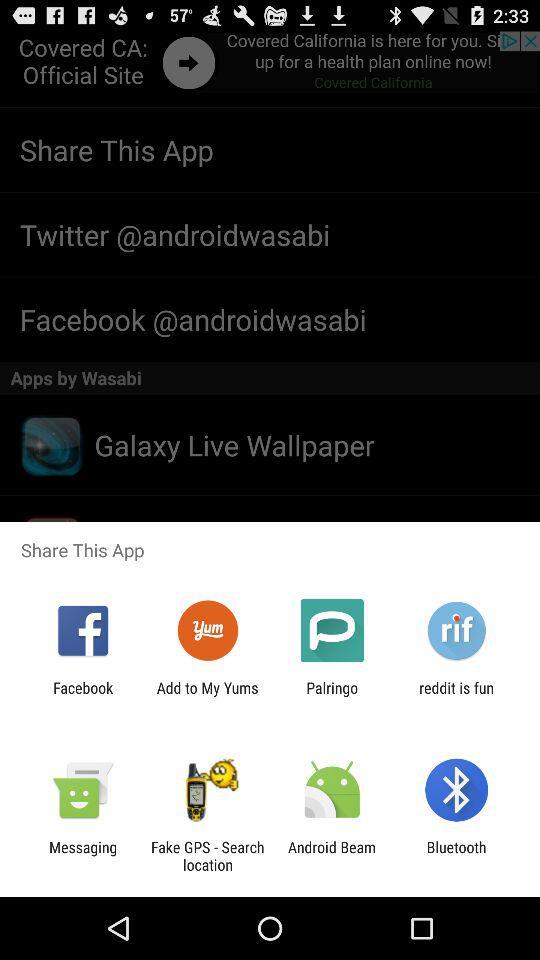 This screenshot has height=960, width=540. Describe the element at coordinates (82, 855) in the screenshot. I see `the app to the left of the fake gps search` at that location.